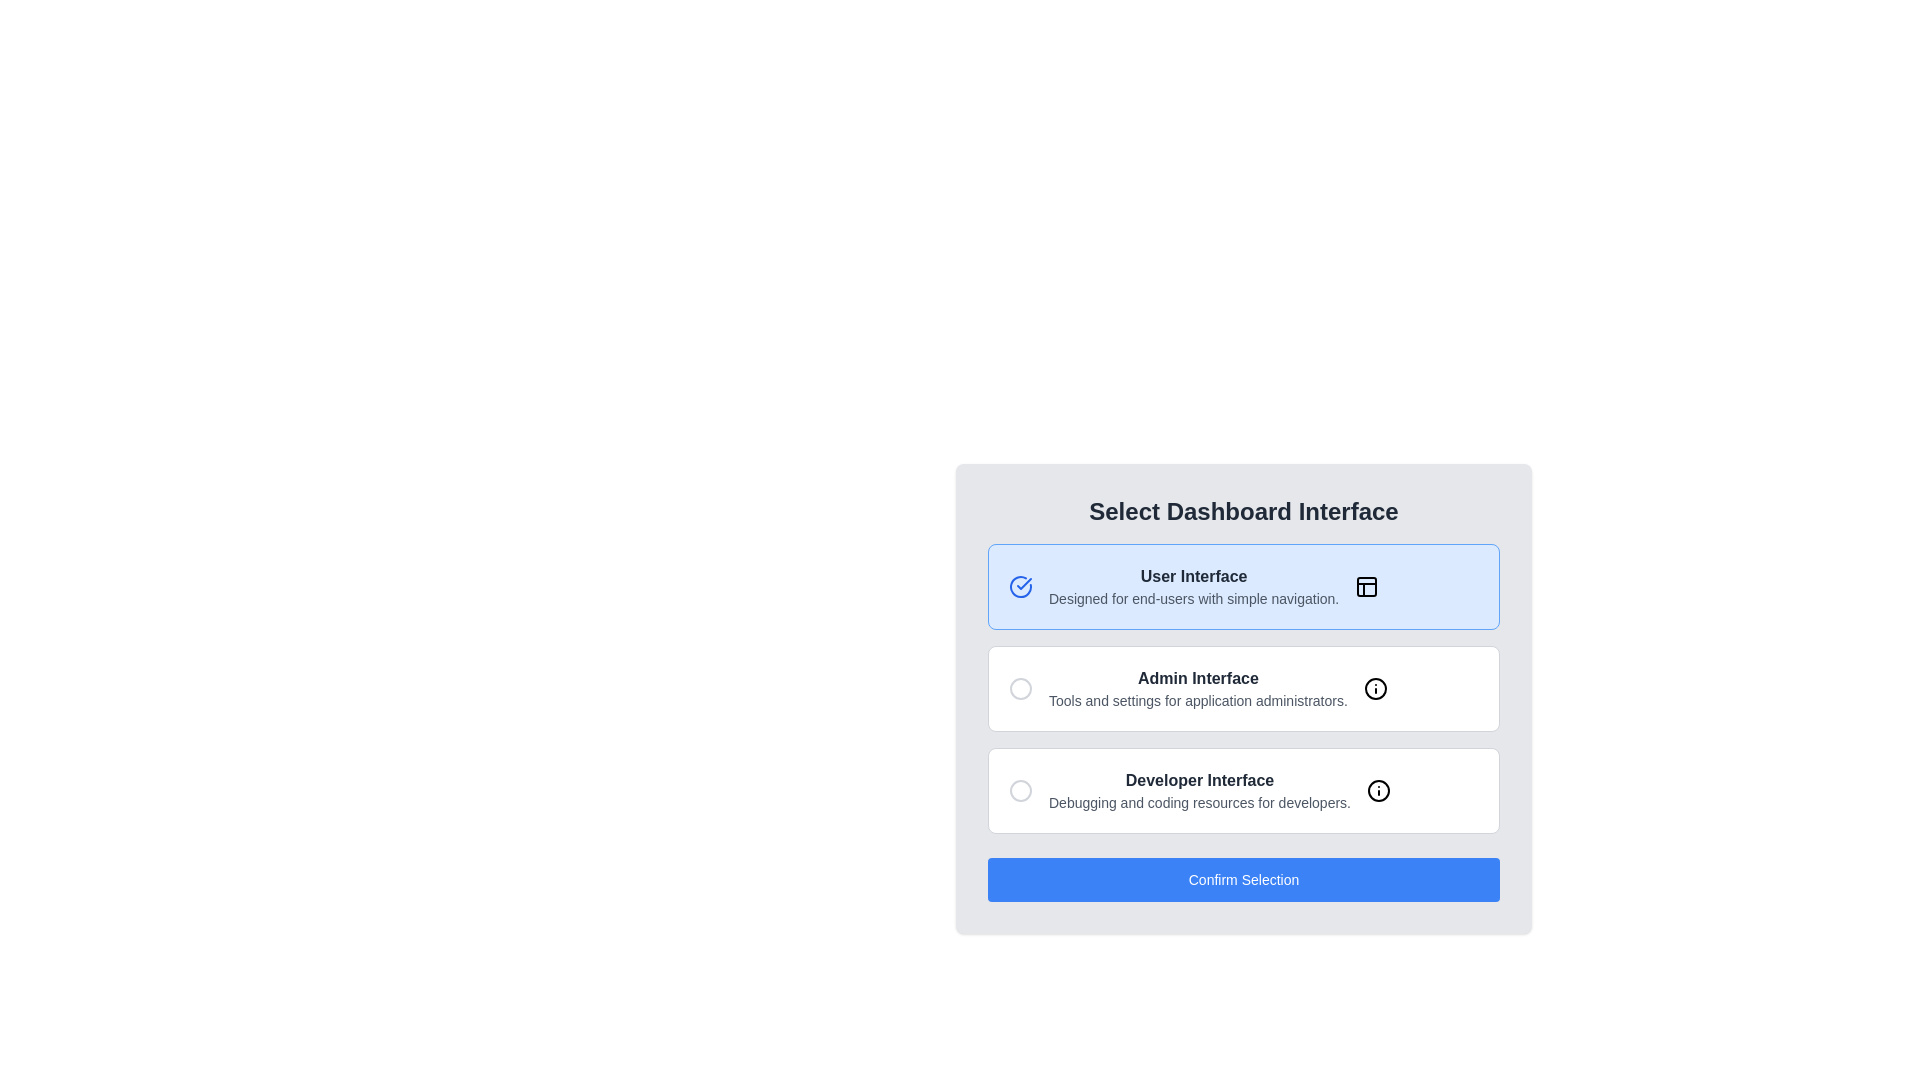  Describe the element at coordinates (1021, 688) in the screenshot. I see `the circular radio button located to the far left of the 'Admin Interface' option` at that location.